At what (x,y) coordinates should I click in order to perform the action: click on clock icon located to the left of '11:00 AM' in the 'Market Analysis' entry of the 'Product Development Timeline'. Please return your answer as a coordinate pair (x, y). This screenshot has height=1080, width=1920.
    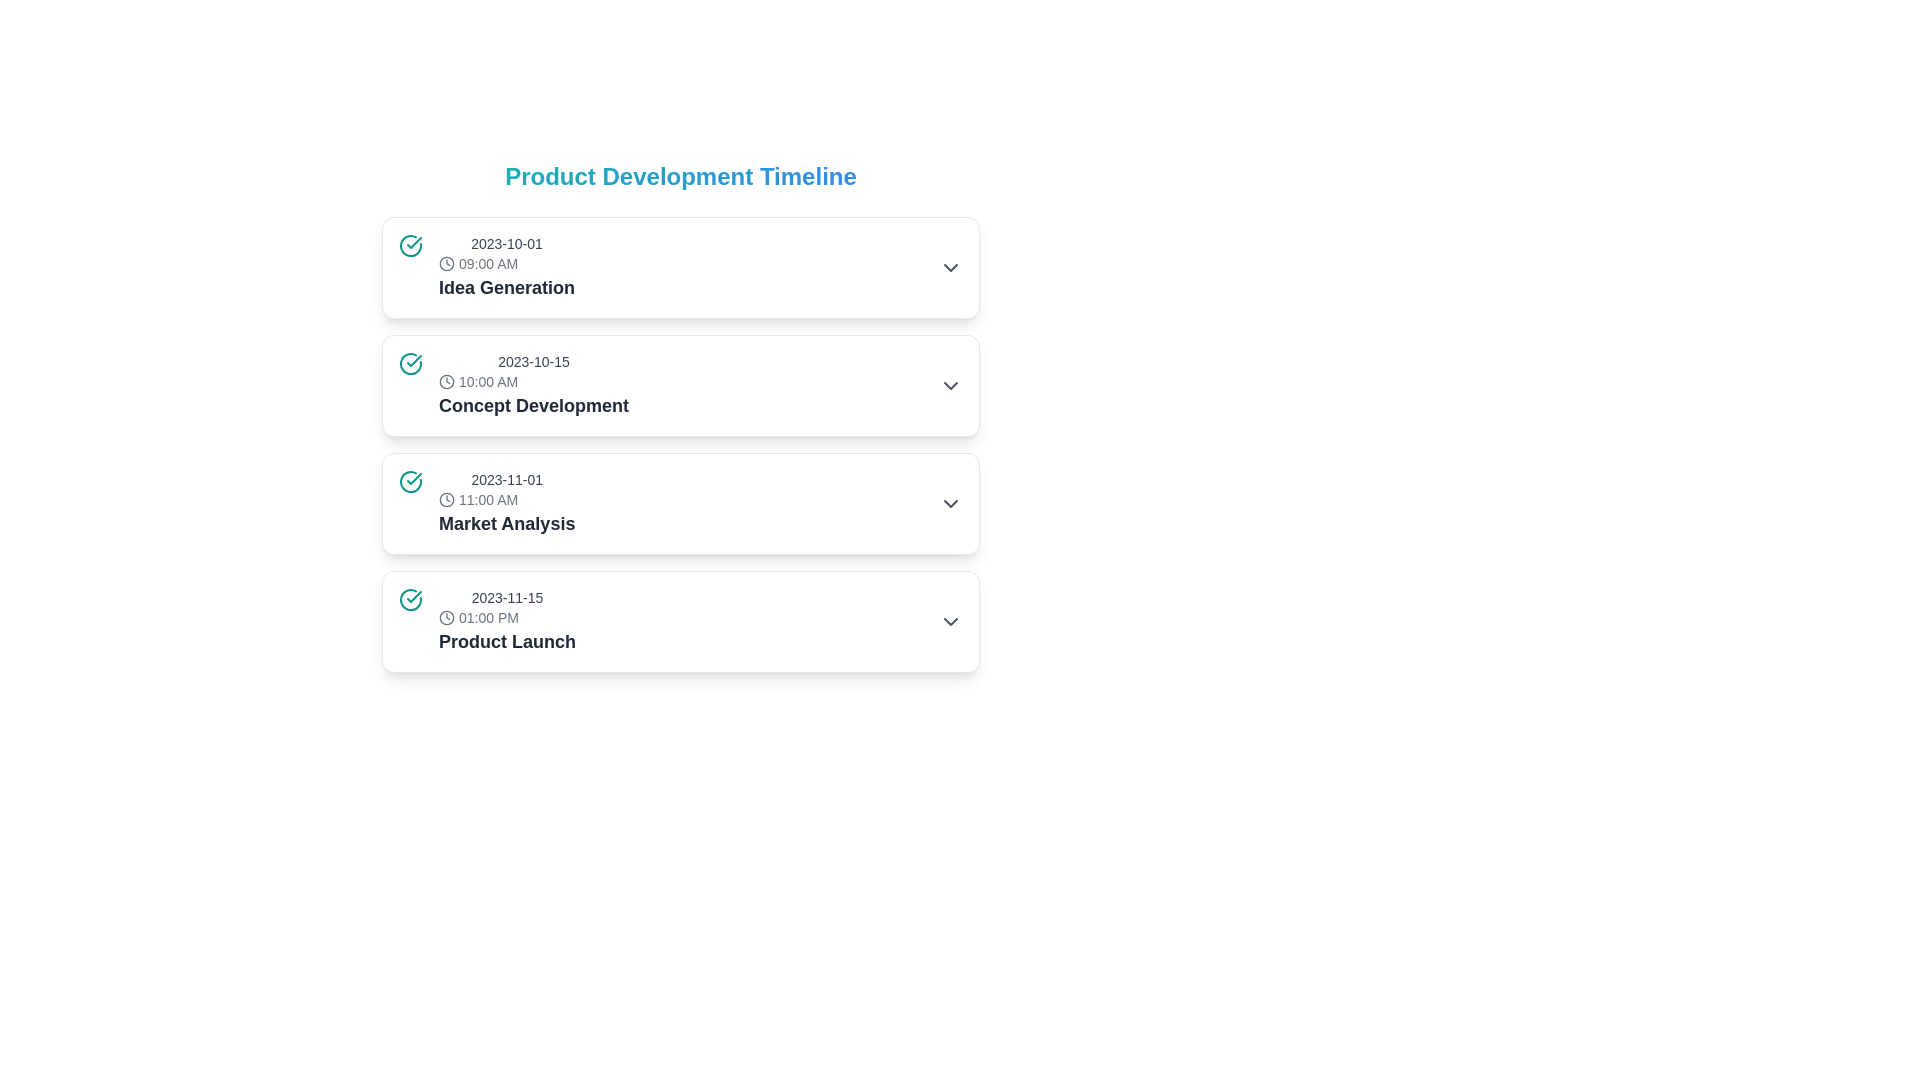
    Looking at the image, I should click on (445, 499).